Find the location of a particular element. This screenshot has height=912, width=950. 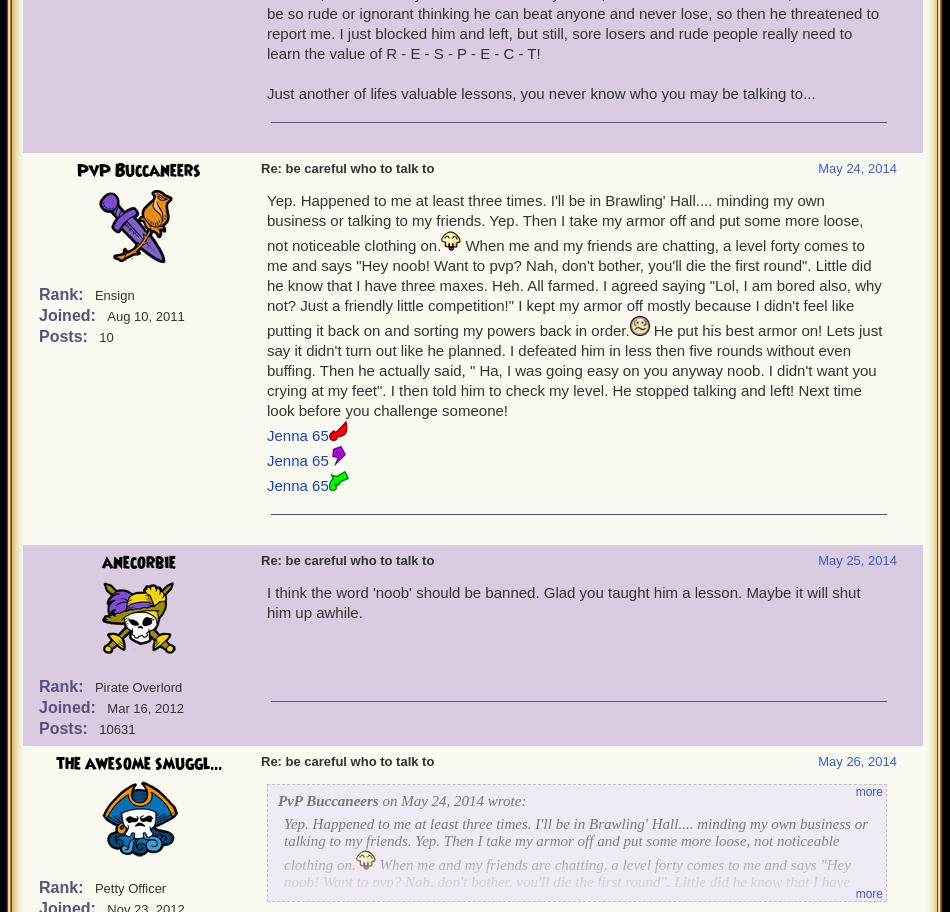

'May 25, 2014' is located at coordinates (856, 560).